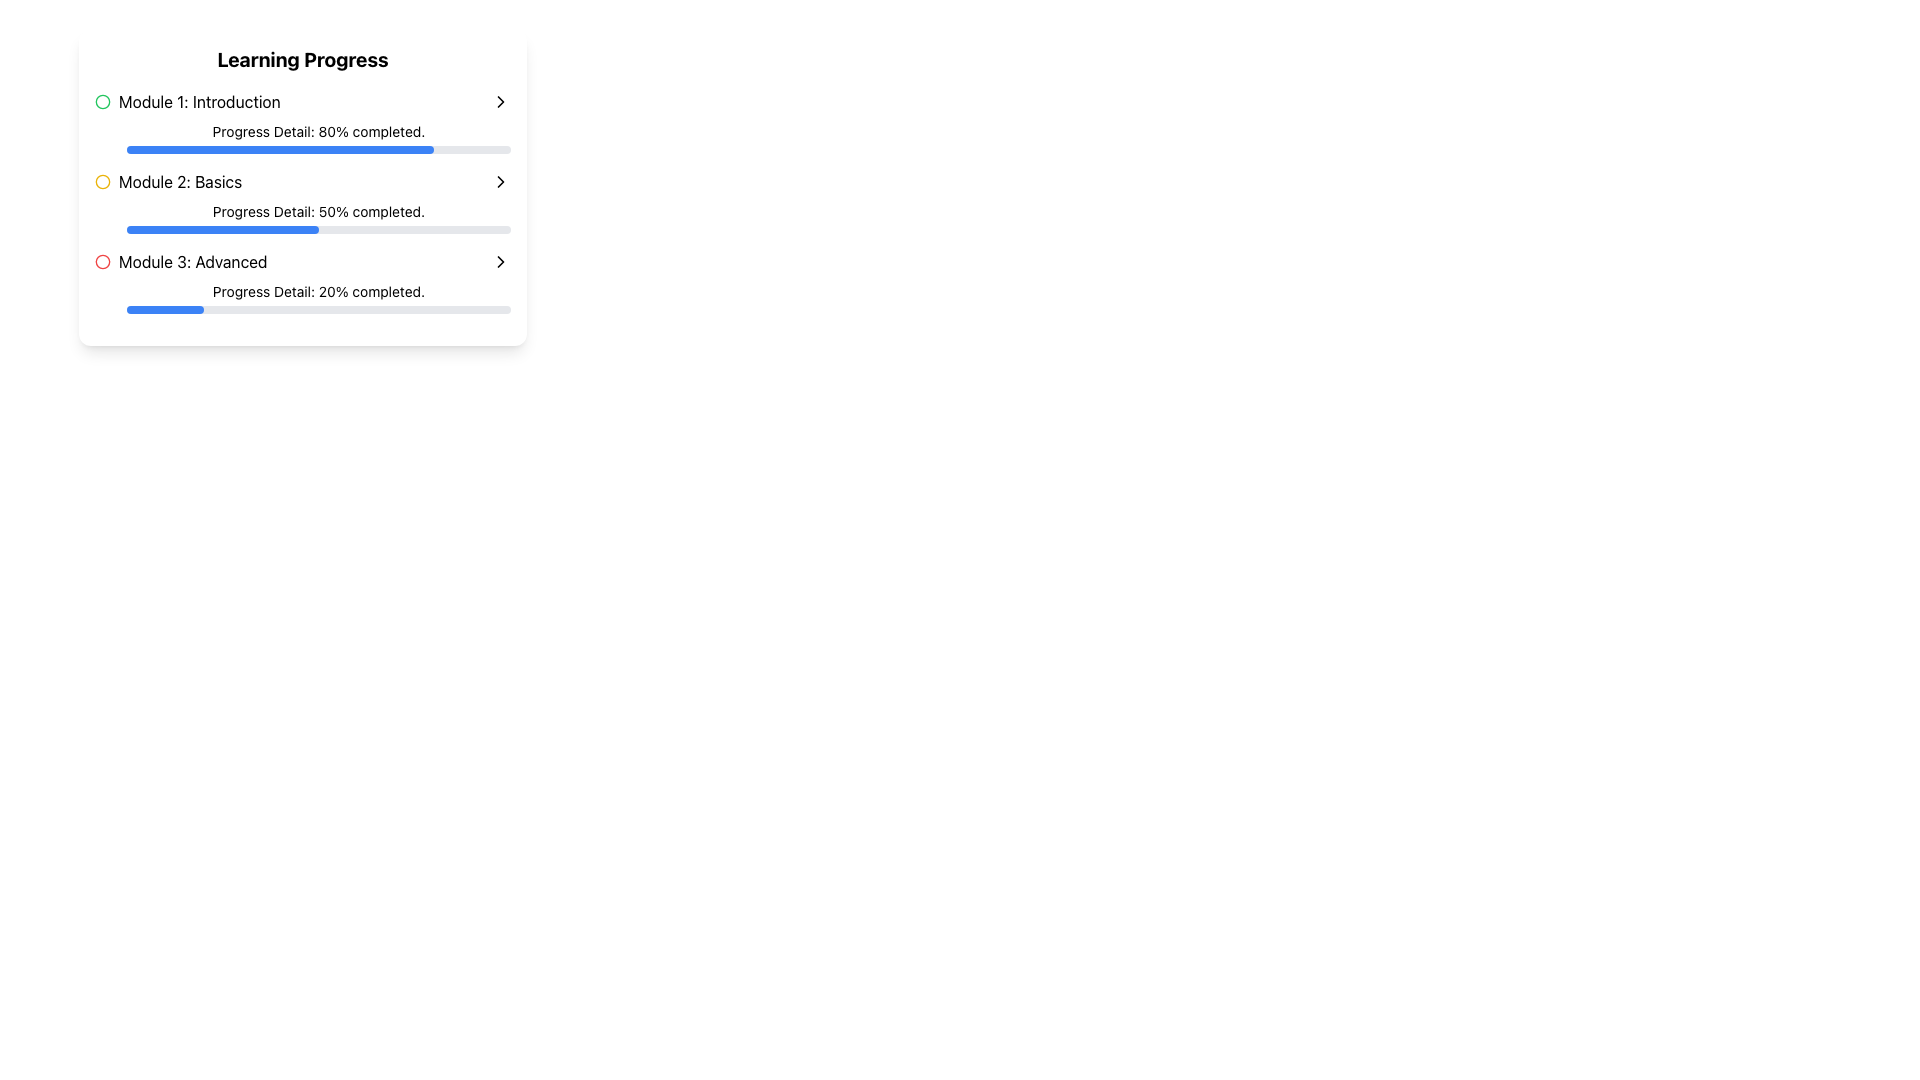 This screenshot has height=1080, width=1920. Describe the element at coordinates (101, 101) in the screenshot. I see `the first and leftmost Status indicator icon in the 'Learning Progress' list, which precedes the 'Module 1: Introduction' label` at that location.